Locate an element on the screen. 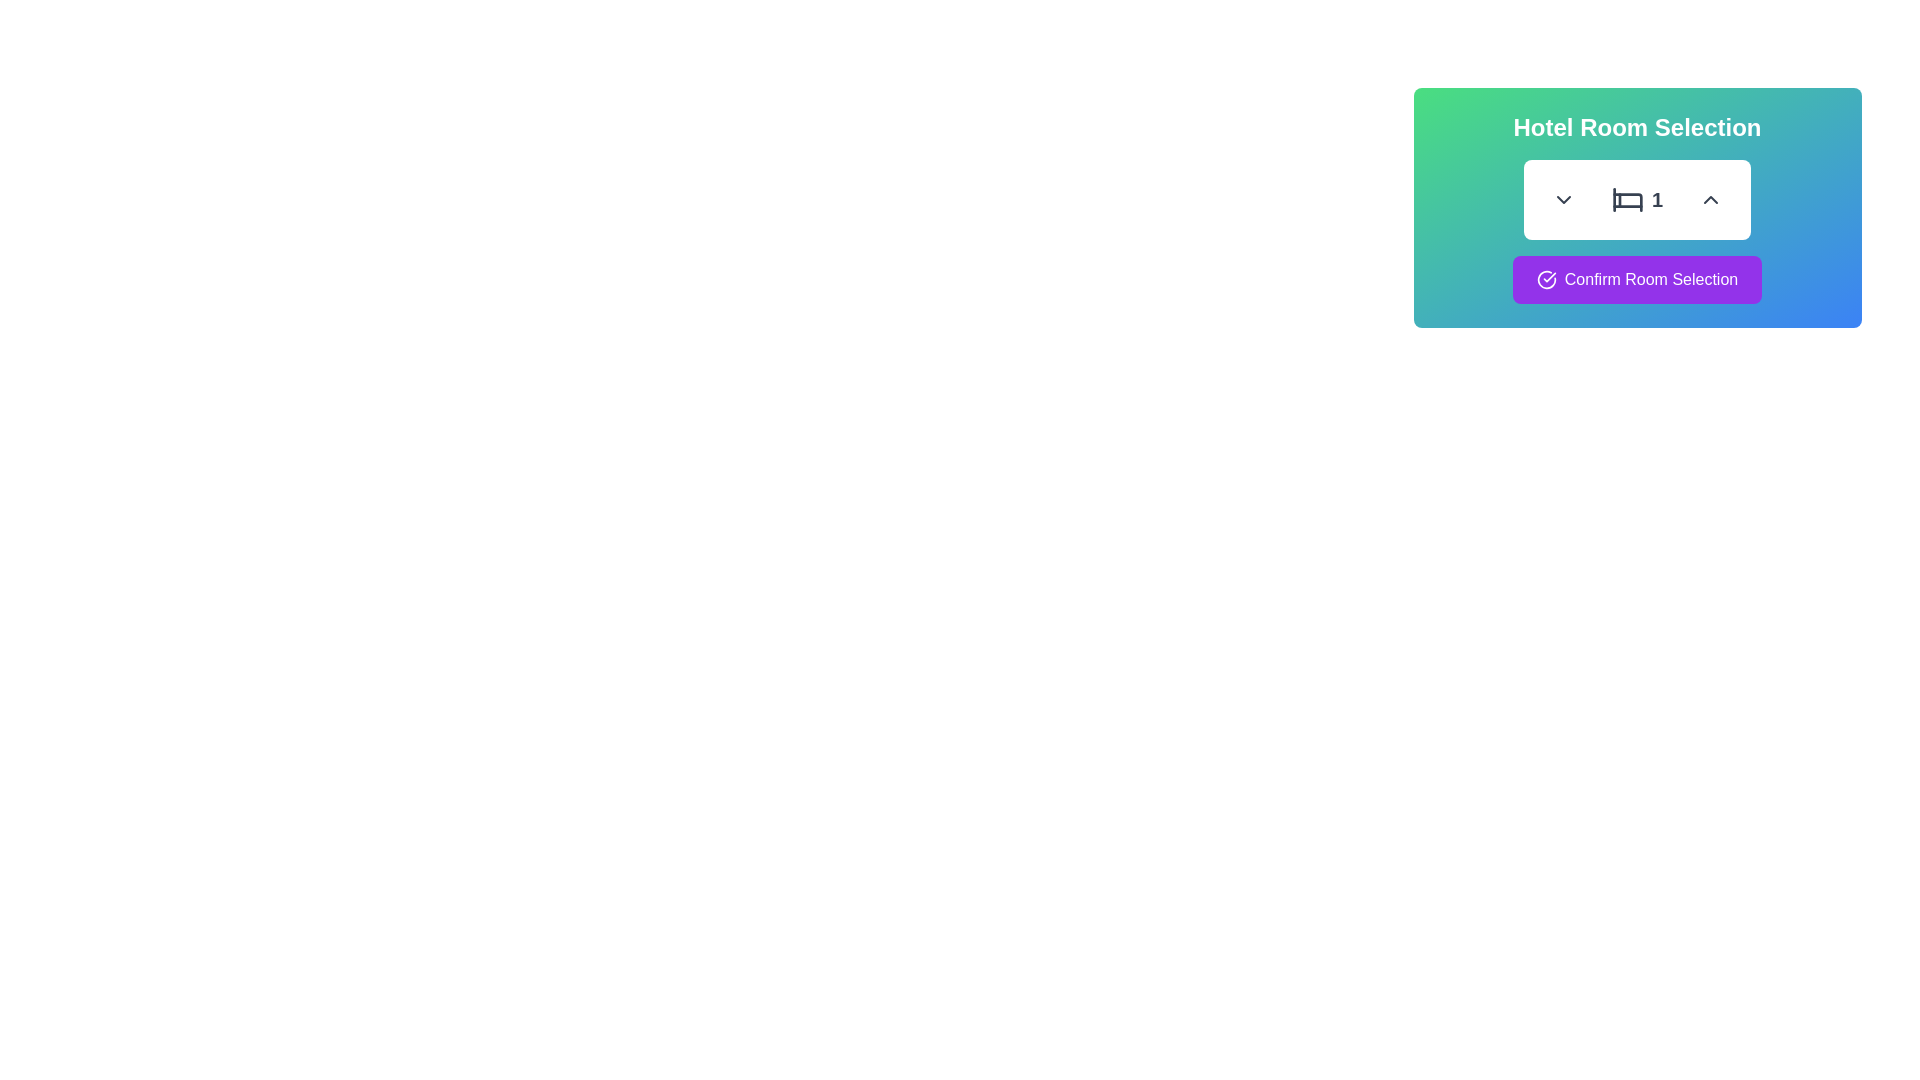 The height and width of the screenshot is (1080, 1920). the Chevron icon located in the top-right section of the white card interface below the 'Hotel Room Selection' header is located at coordinates (1563, 200).